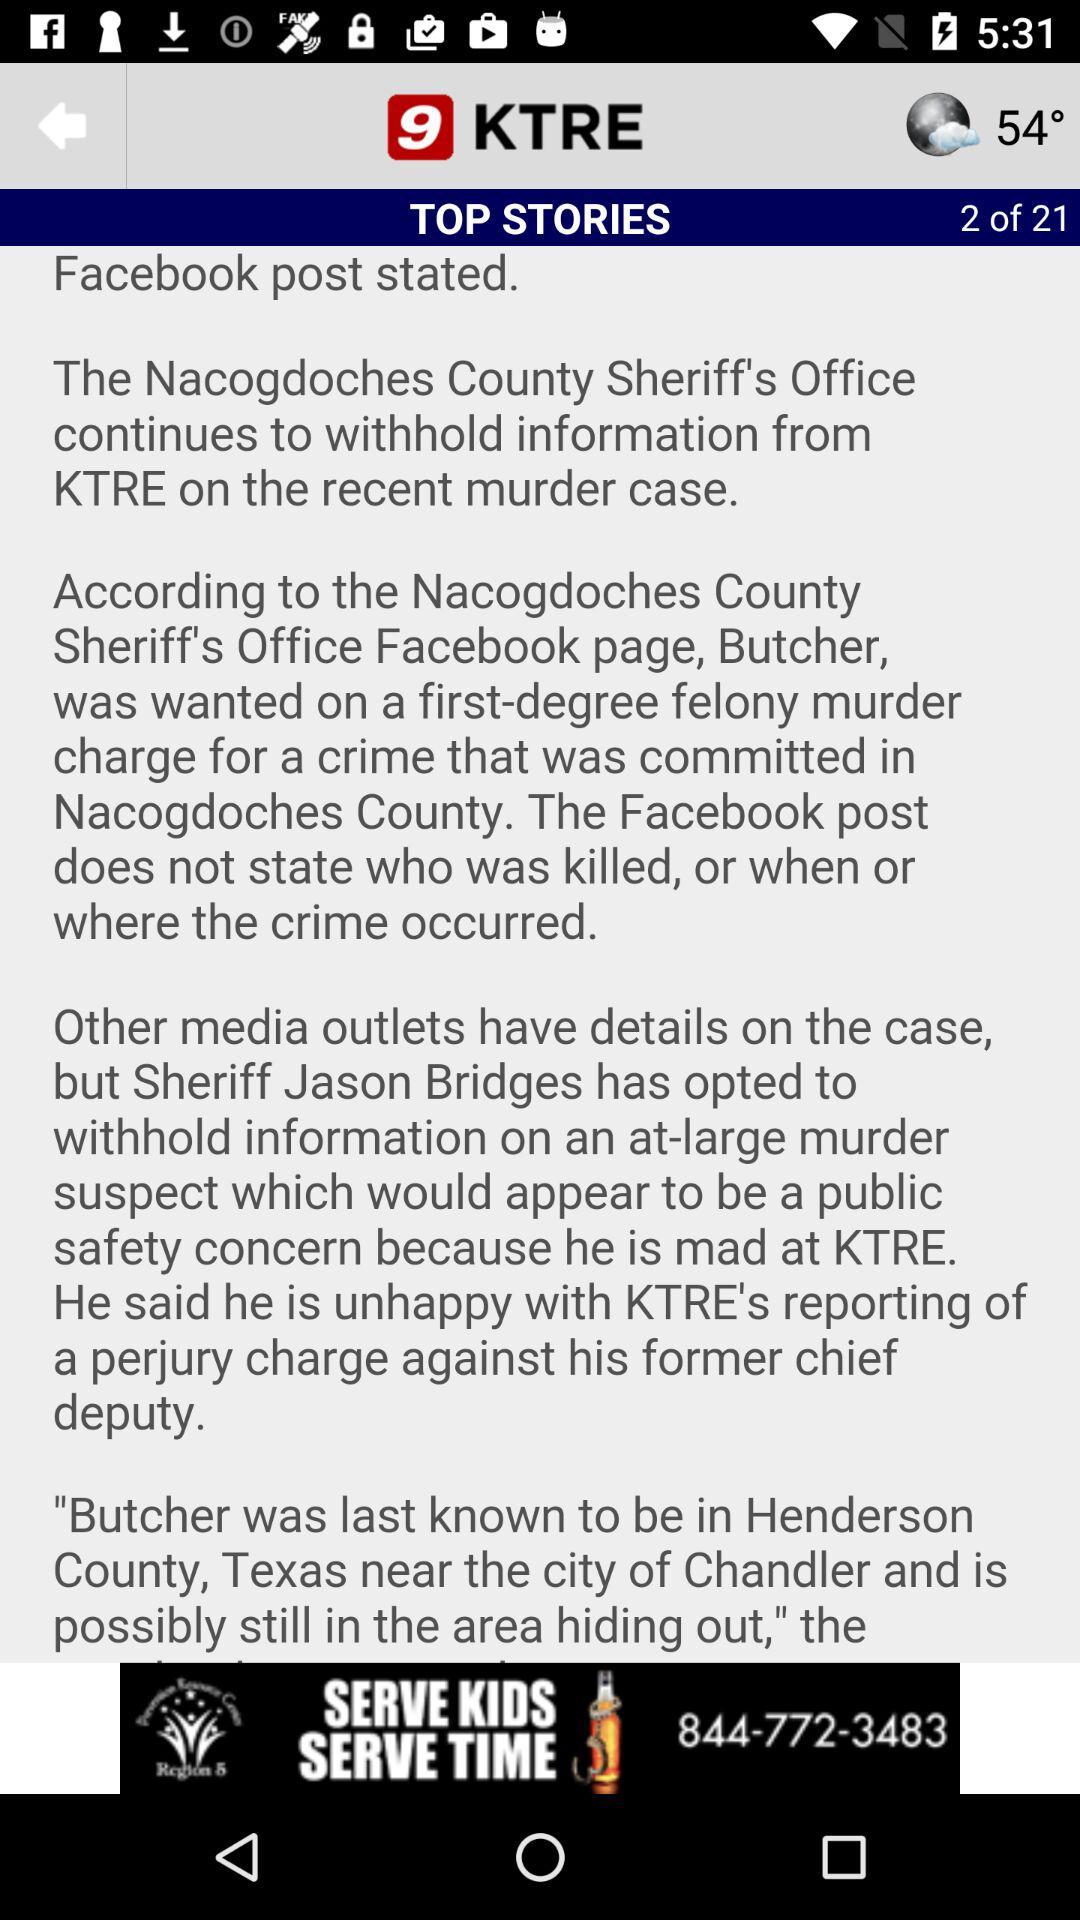 The height and width of the screenshot is (1920, 1080). I want to click on back, so click(61, 124).